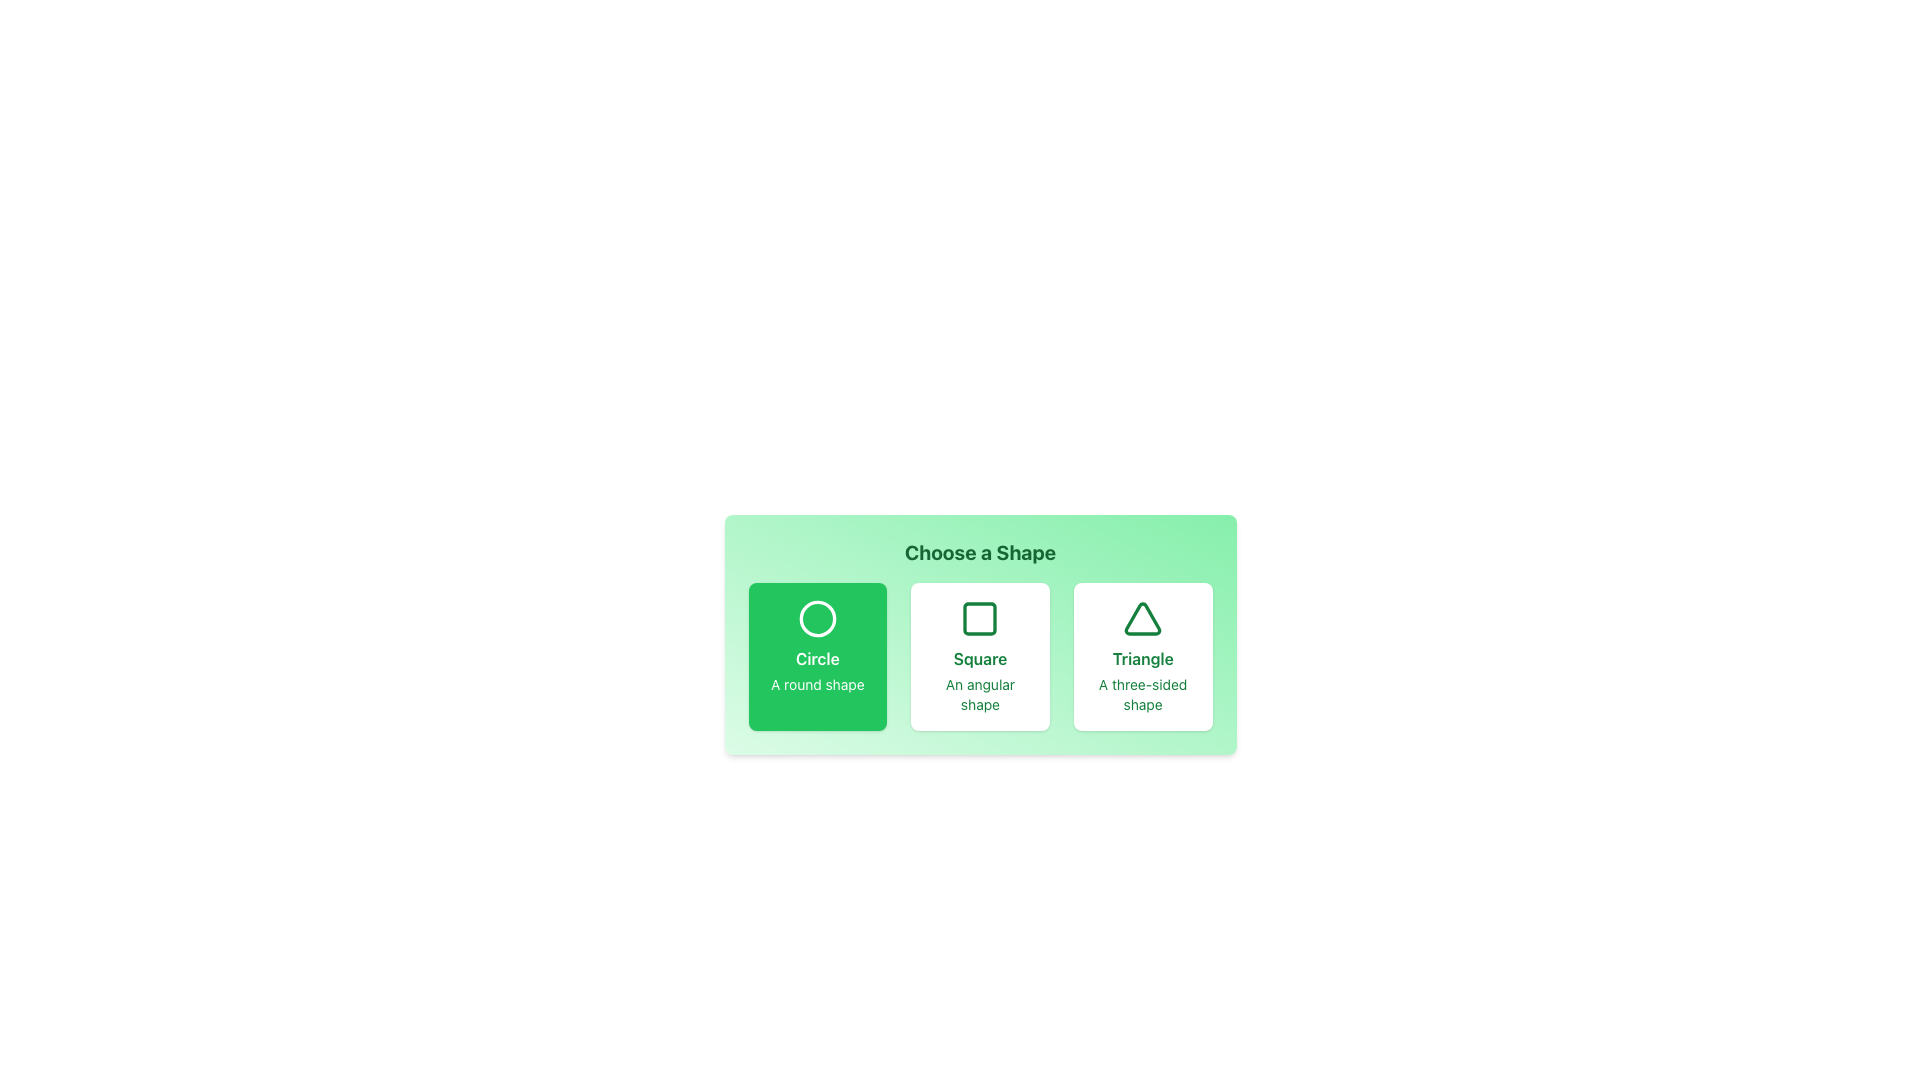 The image size is (1920, 1080). Describe the element at coordinates (980, 552) in the screenshot. I see `heading element that provides context for the shape options, positioned at the top center above the buttons for 'Circle', 'Square', and 'Triangle'` at that location.